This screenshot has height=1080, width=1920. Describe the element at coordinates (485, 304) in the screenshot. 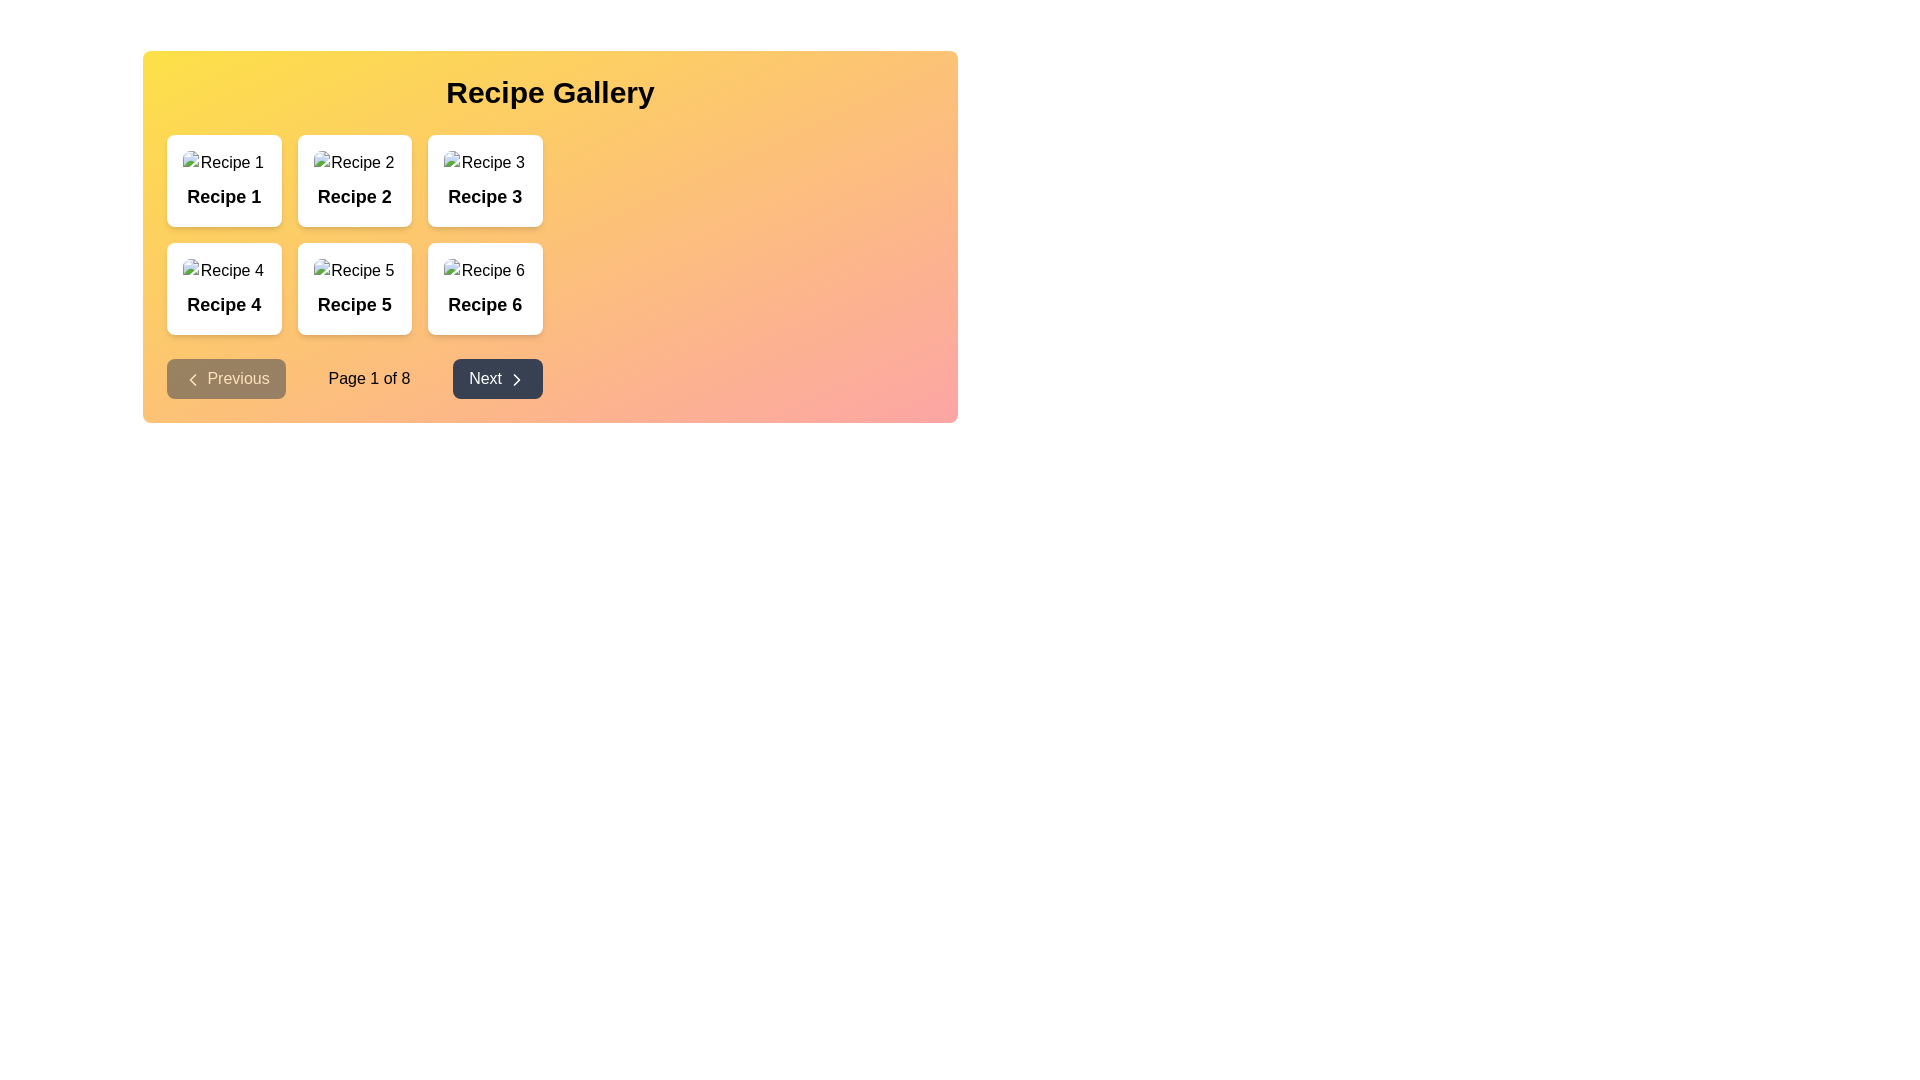

I see `the text content of the label for the sixth recipe item, which is positioned in the lower-right corner of the grid layout` at that location.